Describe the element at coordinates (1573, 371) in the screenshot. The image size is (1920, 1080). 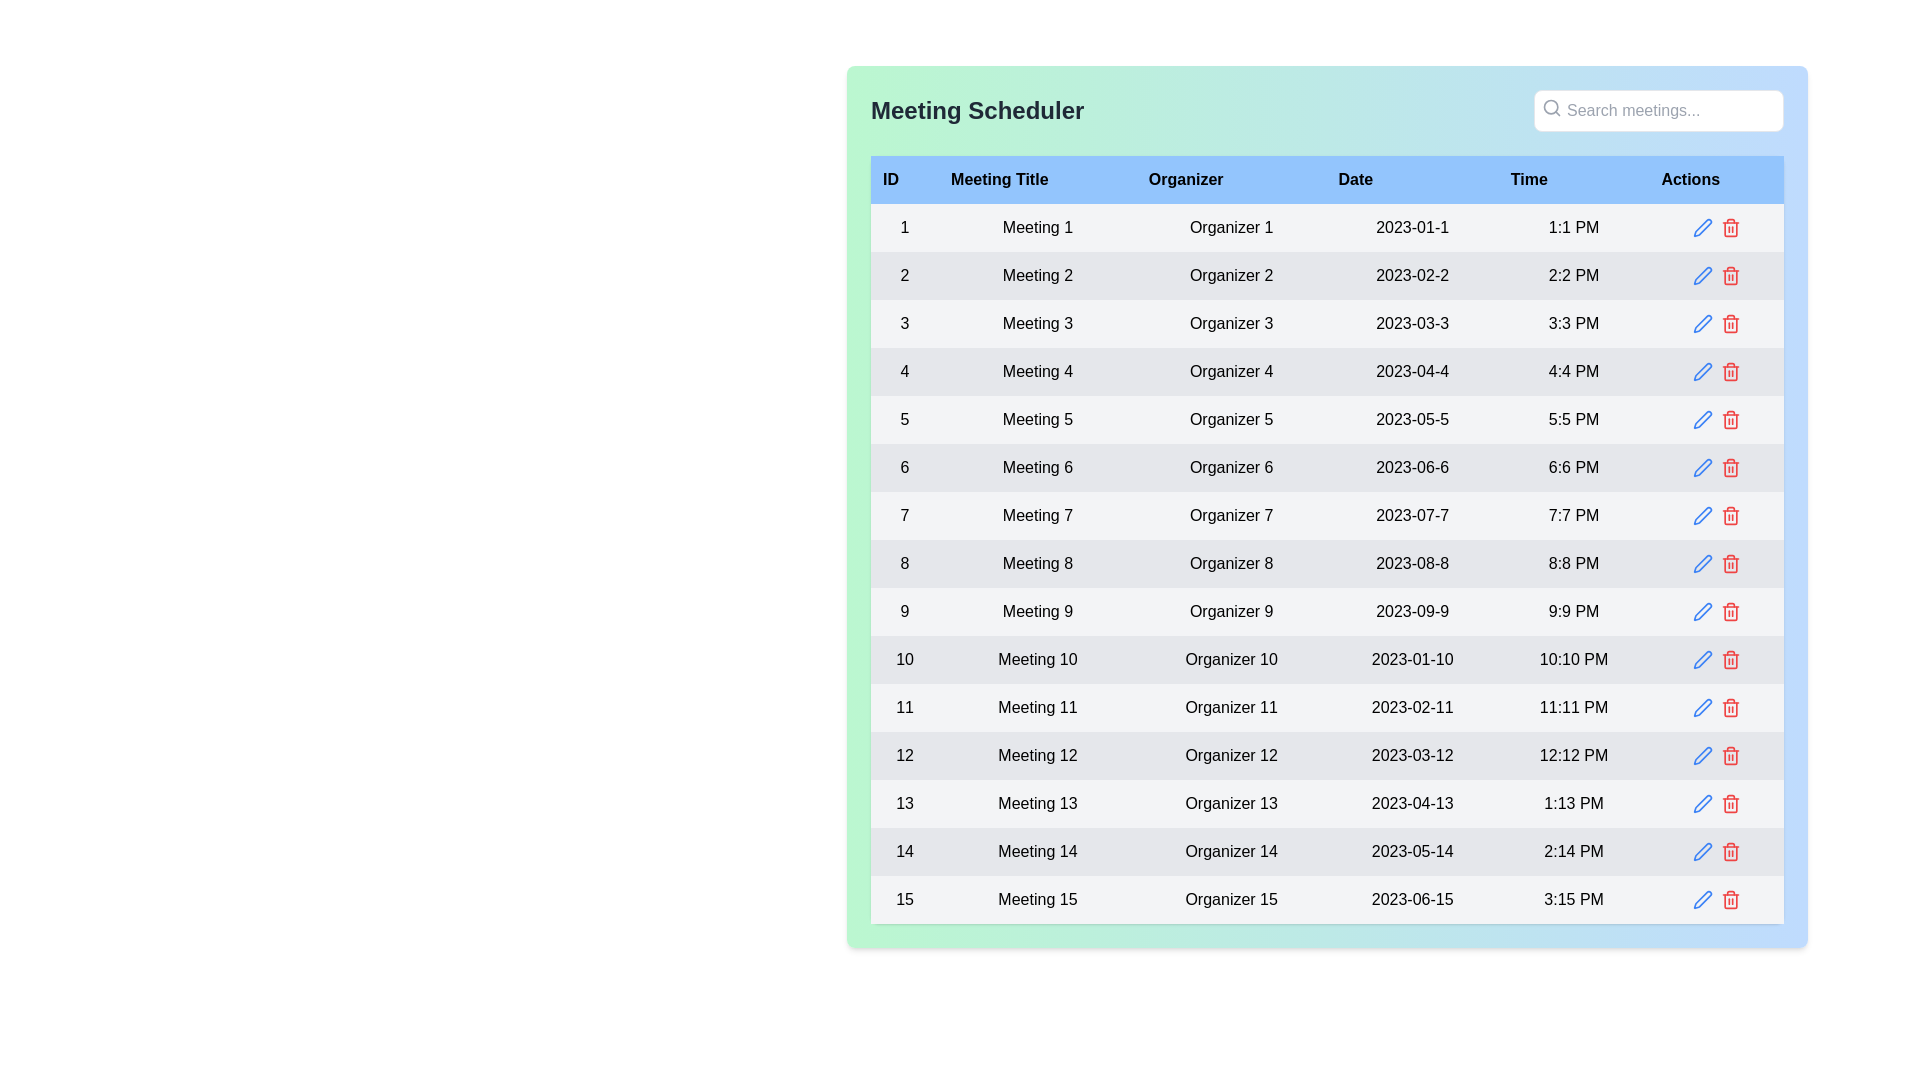
I see `the non-interactive Text display showing the scheduled time of the meeting (4:4 PM) located under the 'Time' column in the row labeled 'Organizer 4' and '2023-04-4'` at that location.